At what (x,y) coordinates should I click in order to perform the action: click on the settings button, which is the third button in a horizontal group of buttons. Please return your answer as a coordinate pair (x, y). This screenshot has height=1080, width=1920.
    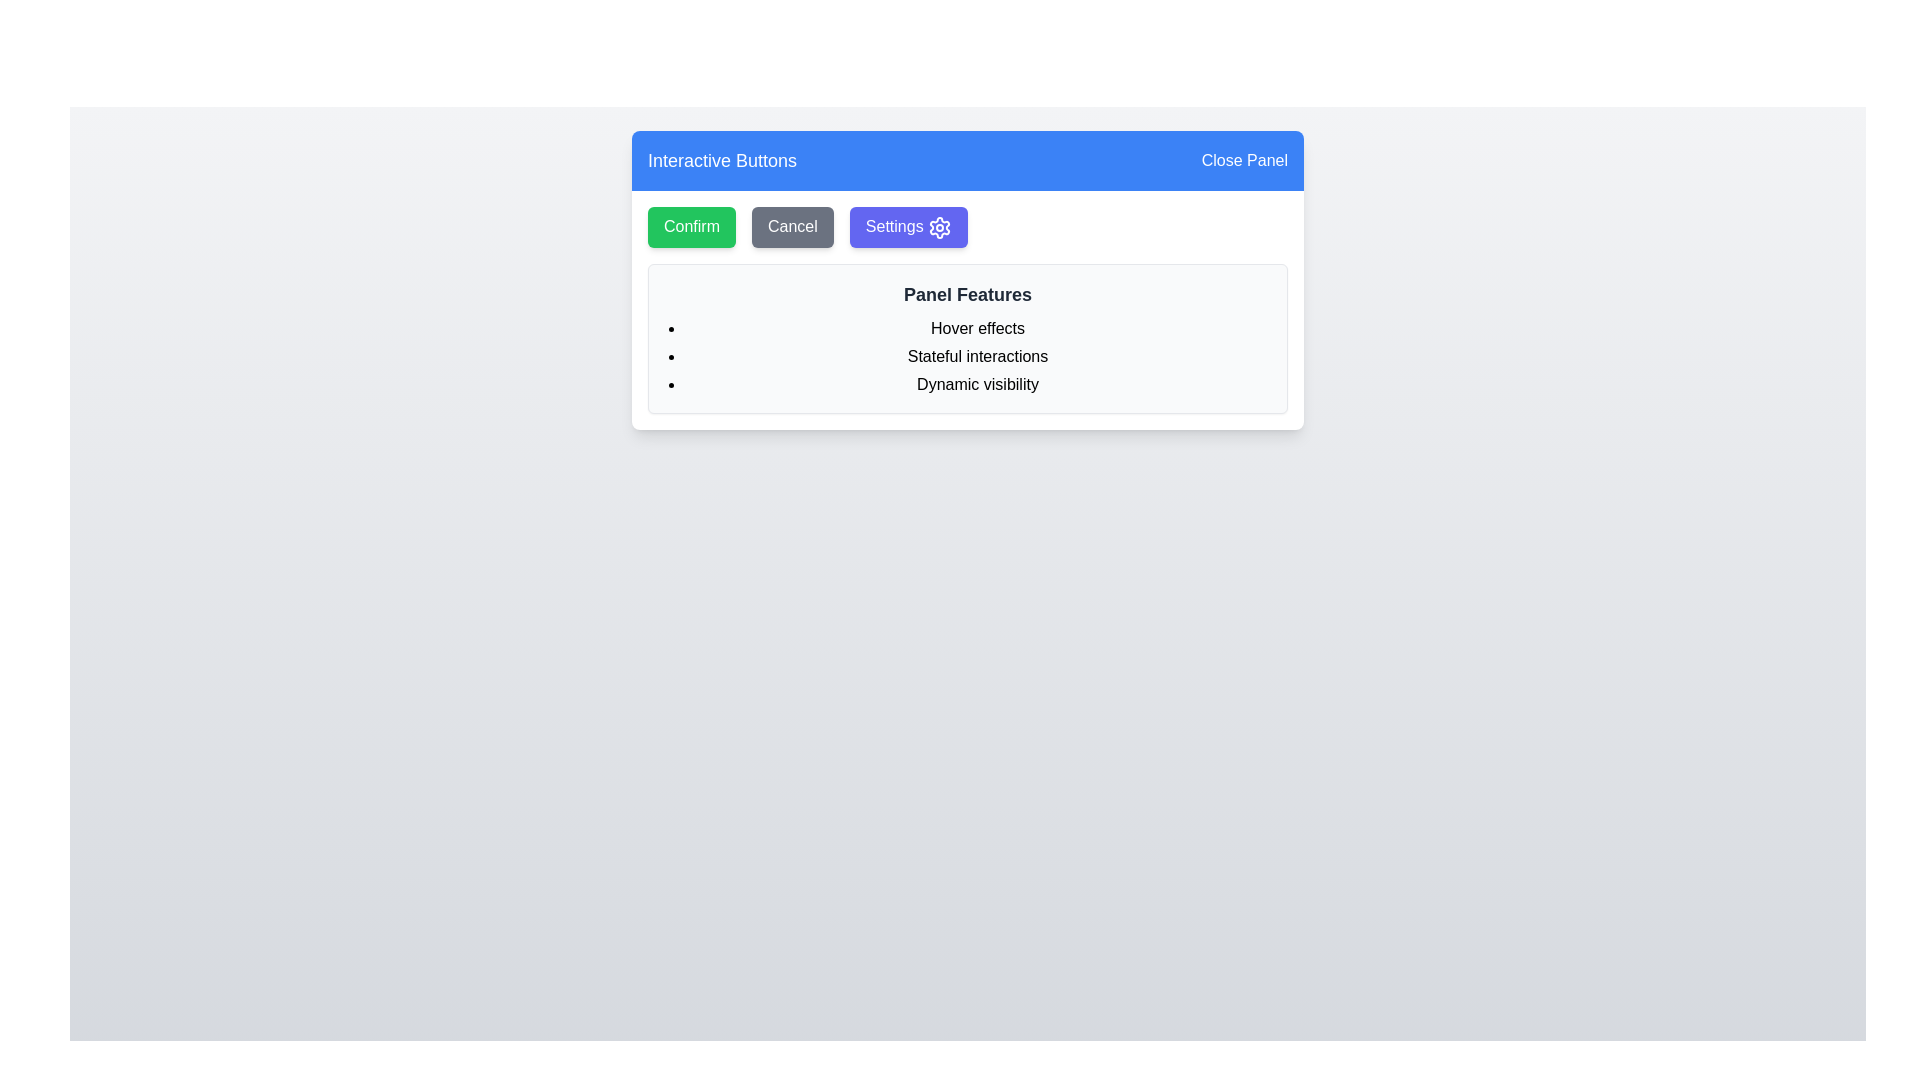
    Looking at the image, I should click on (907, 226).